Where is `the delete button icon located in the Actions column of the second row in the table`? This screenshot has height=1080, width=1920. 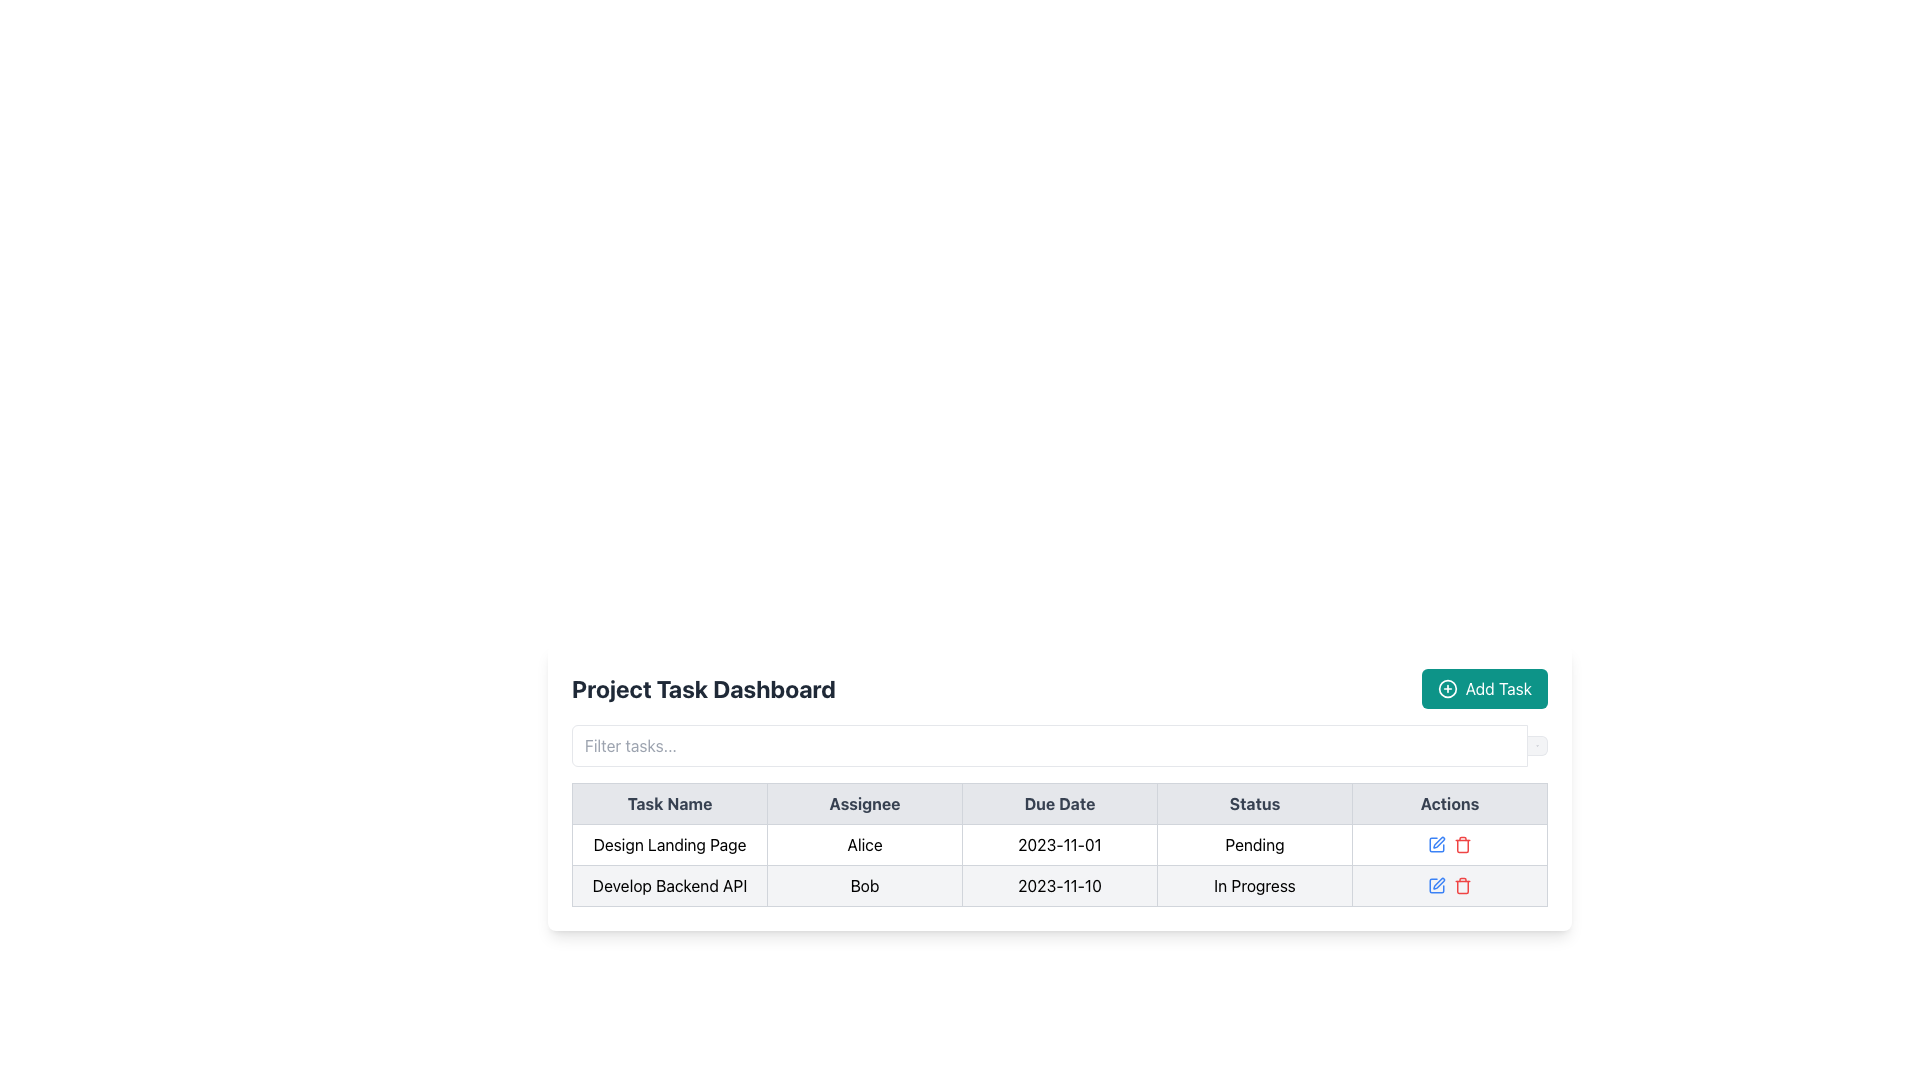 the delete button icon located in the Actions column of the second row in the table is located at coordinates (1463, 844).